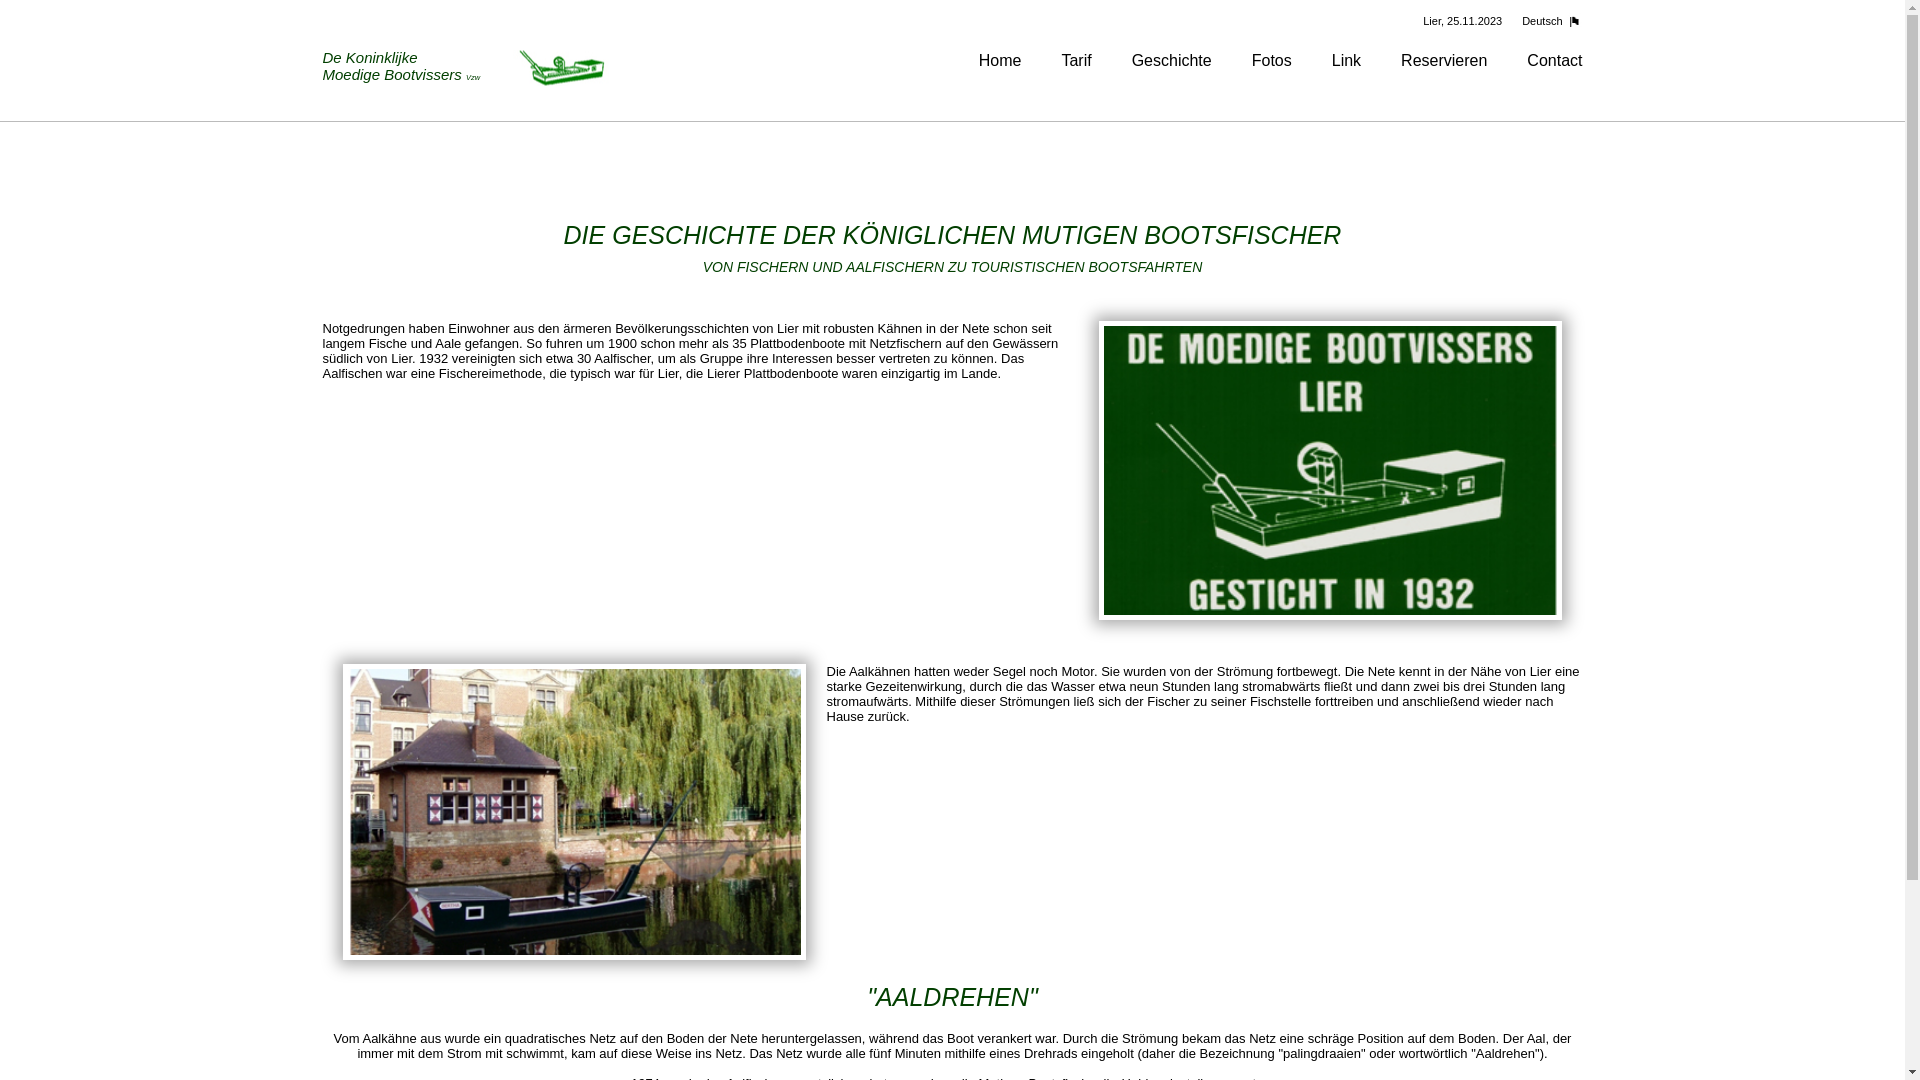 The width and height of the screenshot is (1920, 1080). Describe the element at coordinates (1545, 20) in the screenshot. I see `'Deutsch'` at that location.